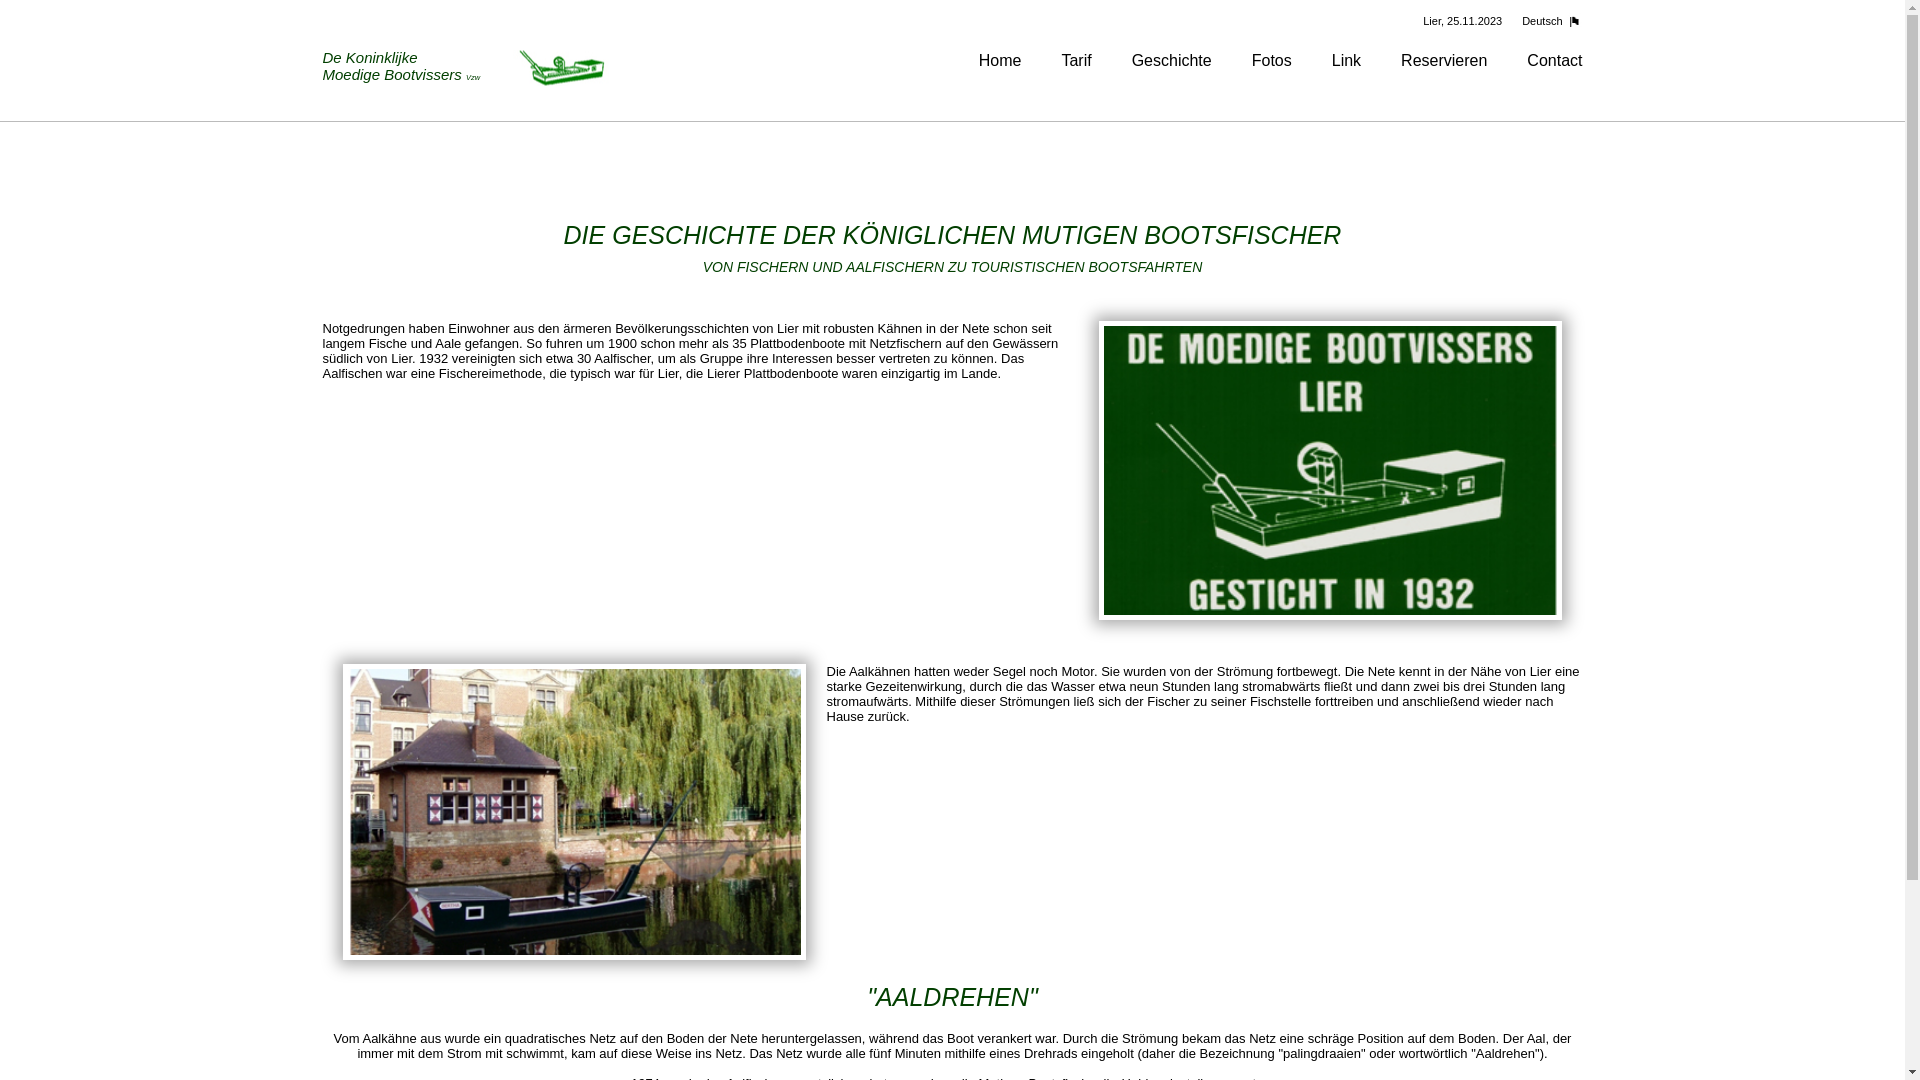 The width and height of the screenshot is (1920, 1080). Describe the element at coordinates (1545, 20) in the screenshot. I see `'Deutsch'` at that location.